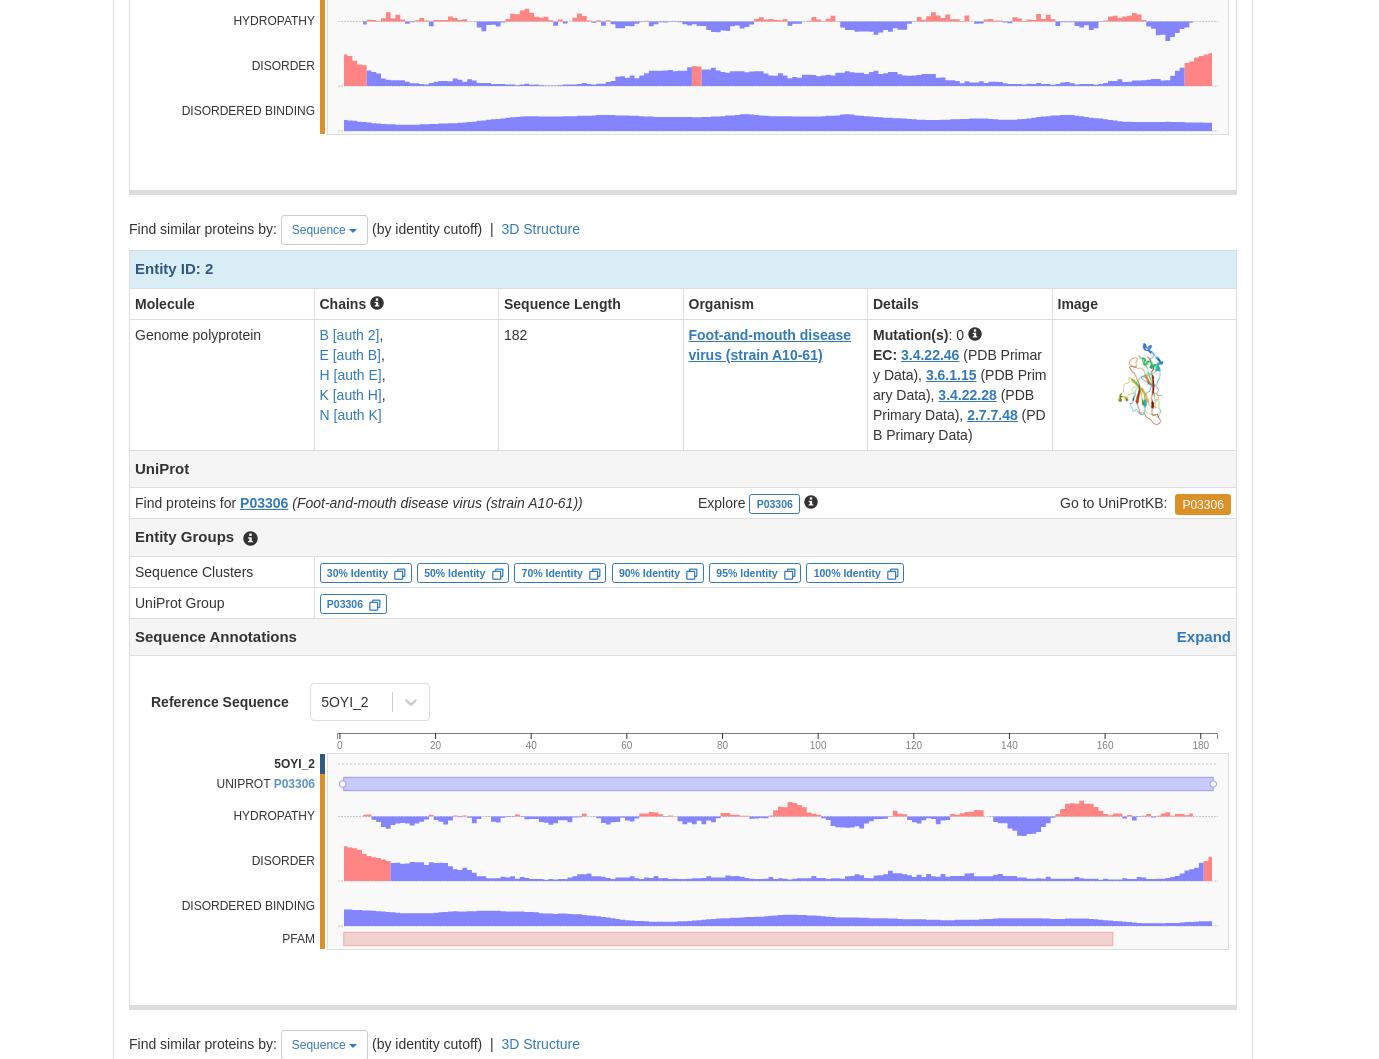  I want to click on '2.7.7.48', so click(991, 412).